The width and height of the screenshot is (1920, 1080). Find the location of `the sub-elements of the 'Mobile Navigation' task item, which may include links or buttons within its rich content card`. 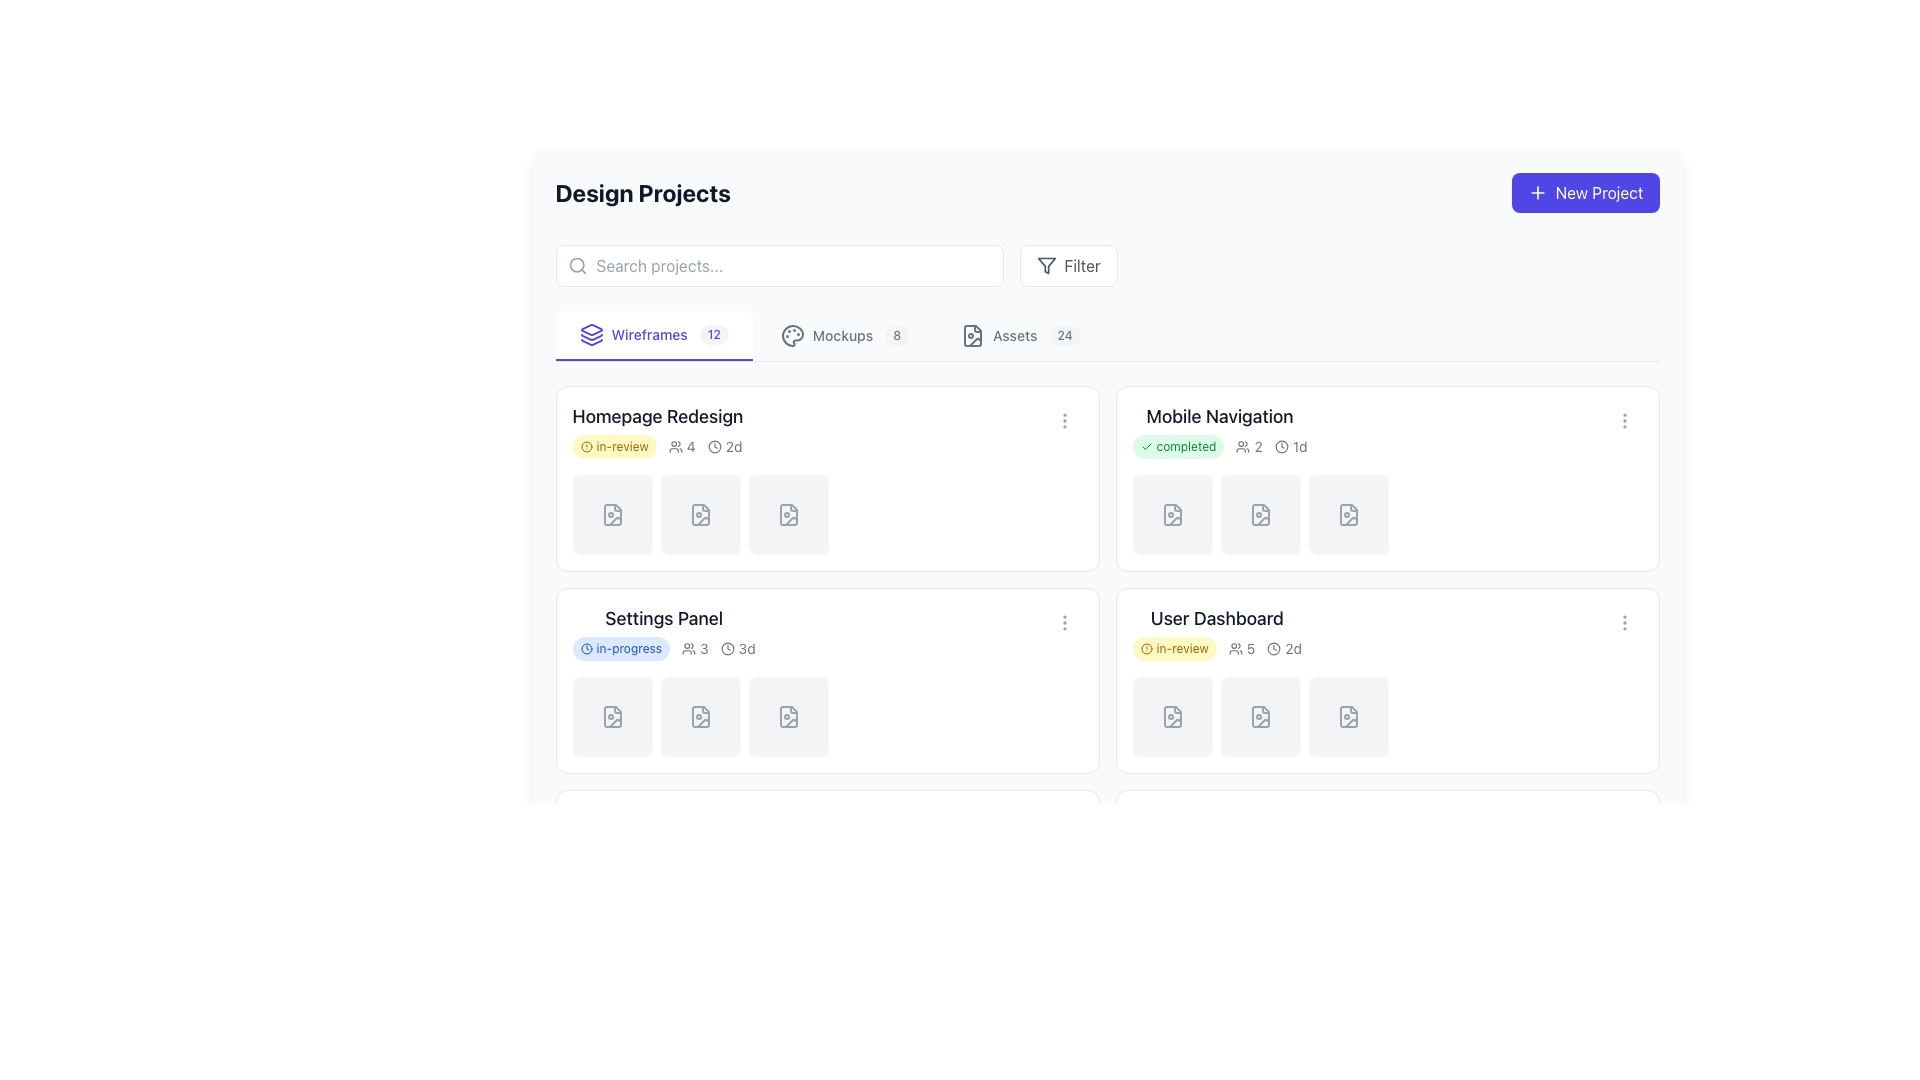

the sub-elements of the 'Mobile Navigation' task item, which may include links or buttons within its rich content card is located at coordinates (1218, 430).